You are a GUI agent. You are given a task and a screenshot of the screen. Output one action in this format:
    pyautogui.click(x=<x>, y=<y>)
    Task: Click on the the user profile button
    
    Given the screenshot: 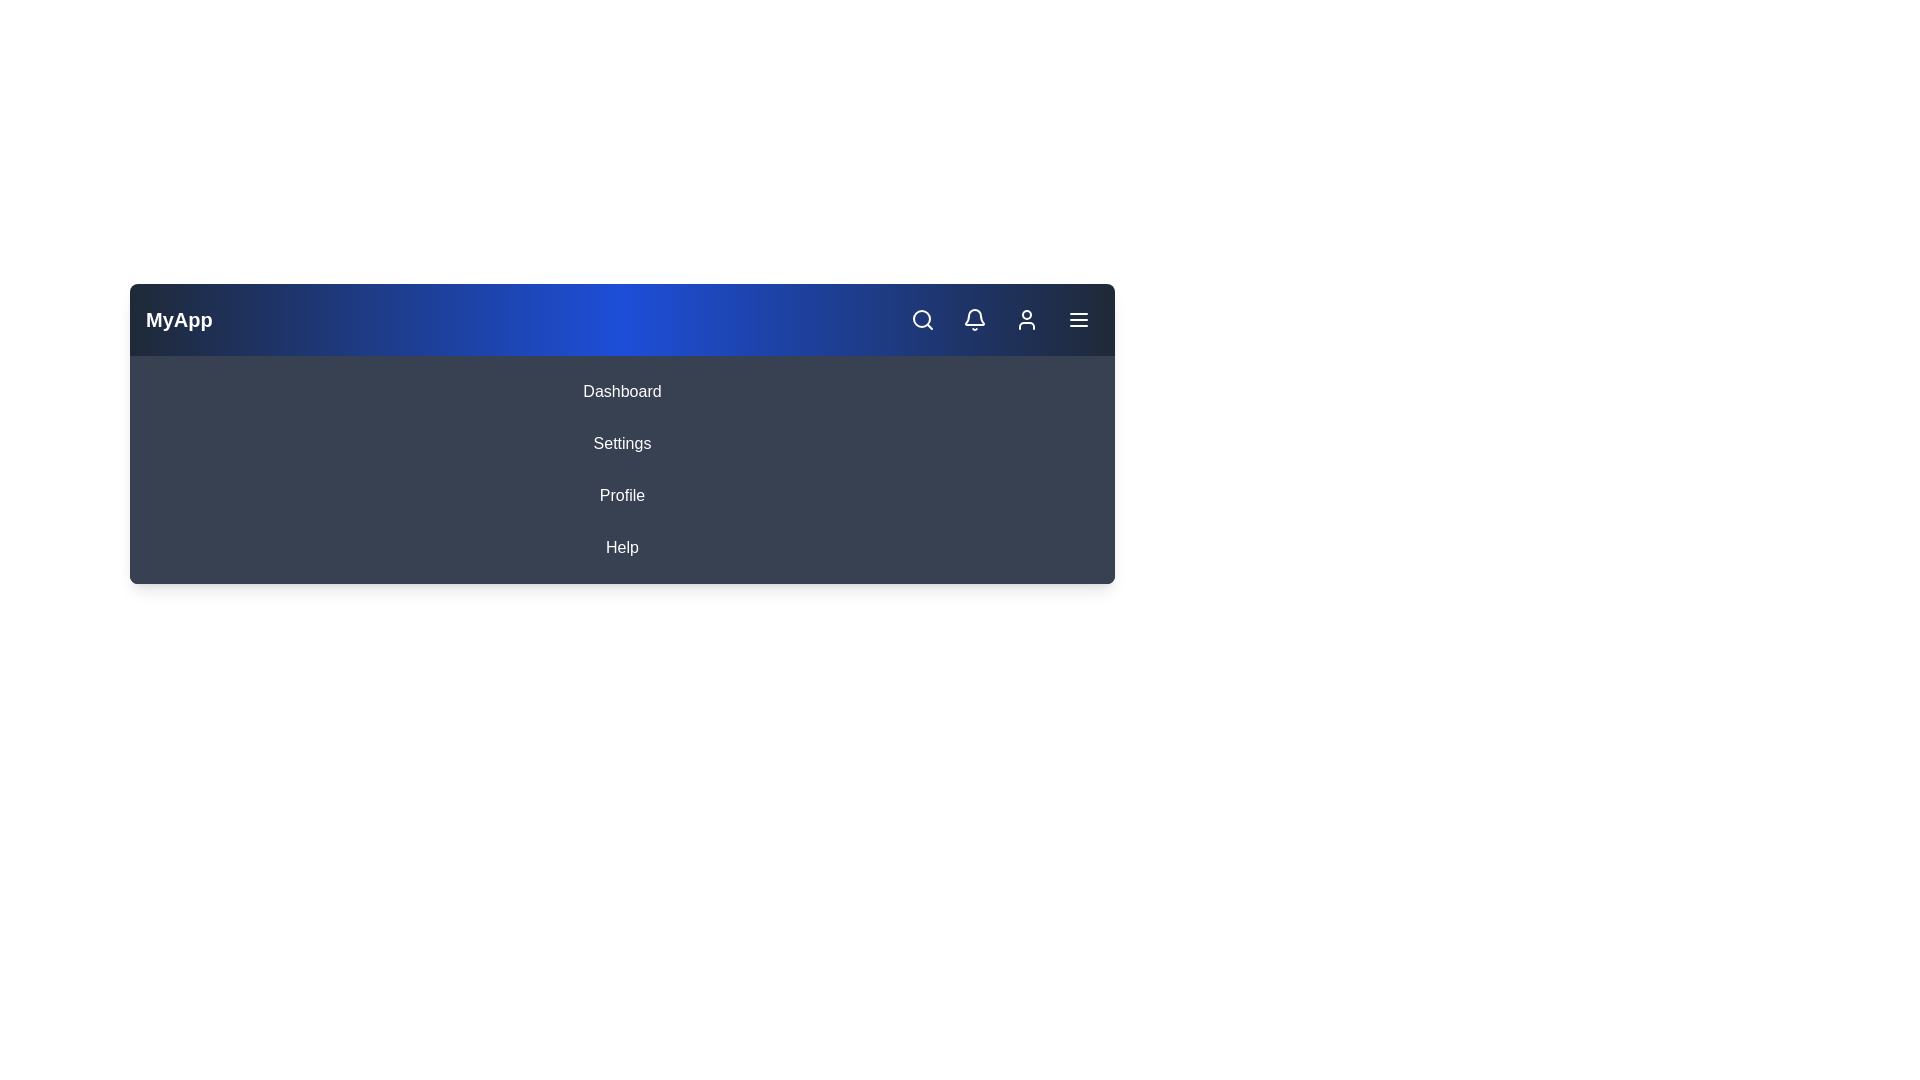 What is the action you would take?
    pyautogui.click(x=1027, y=319)
    